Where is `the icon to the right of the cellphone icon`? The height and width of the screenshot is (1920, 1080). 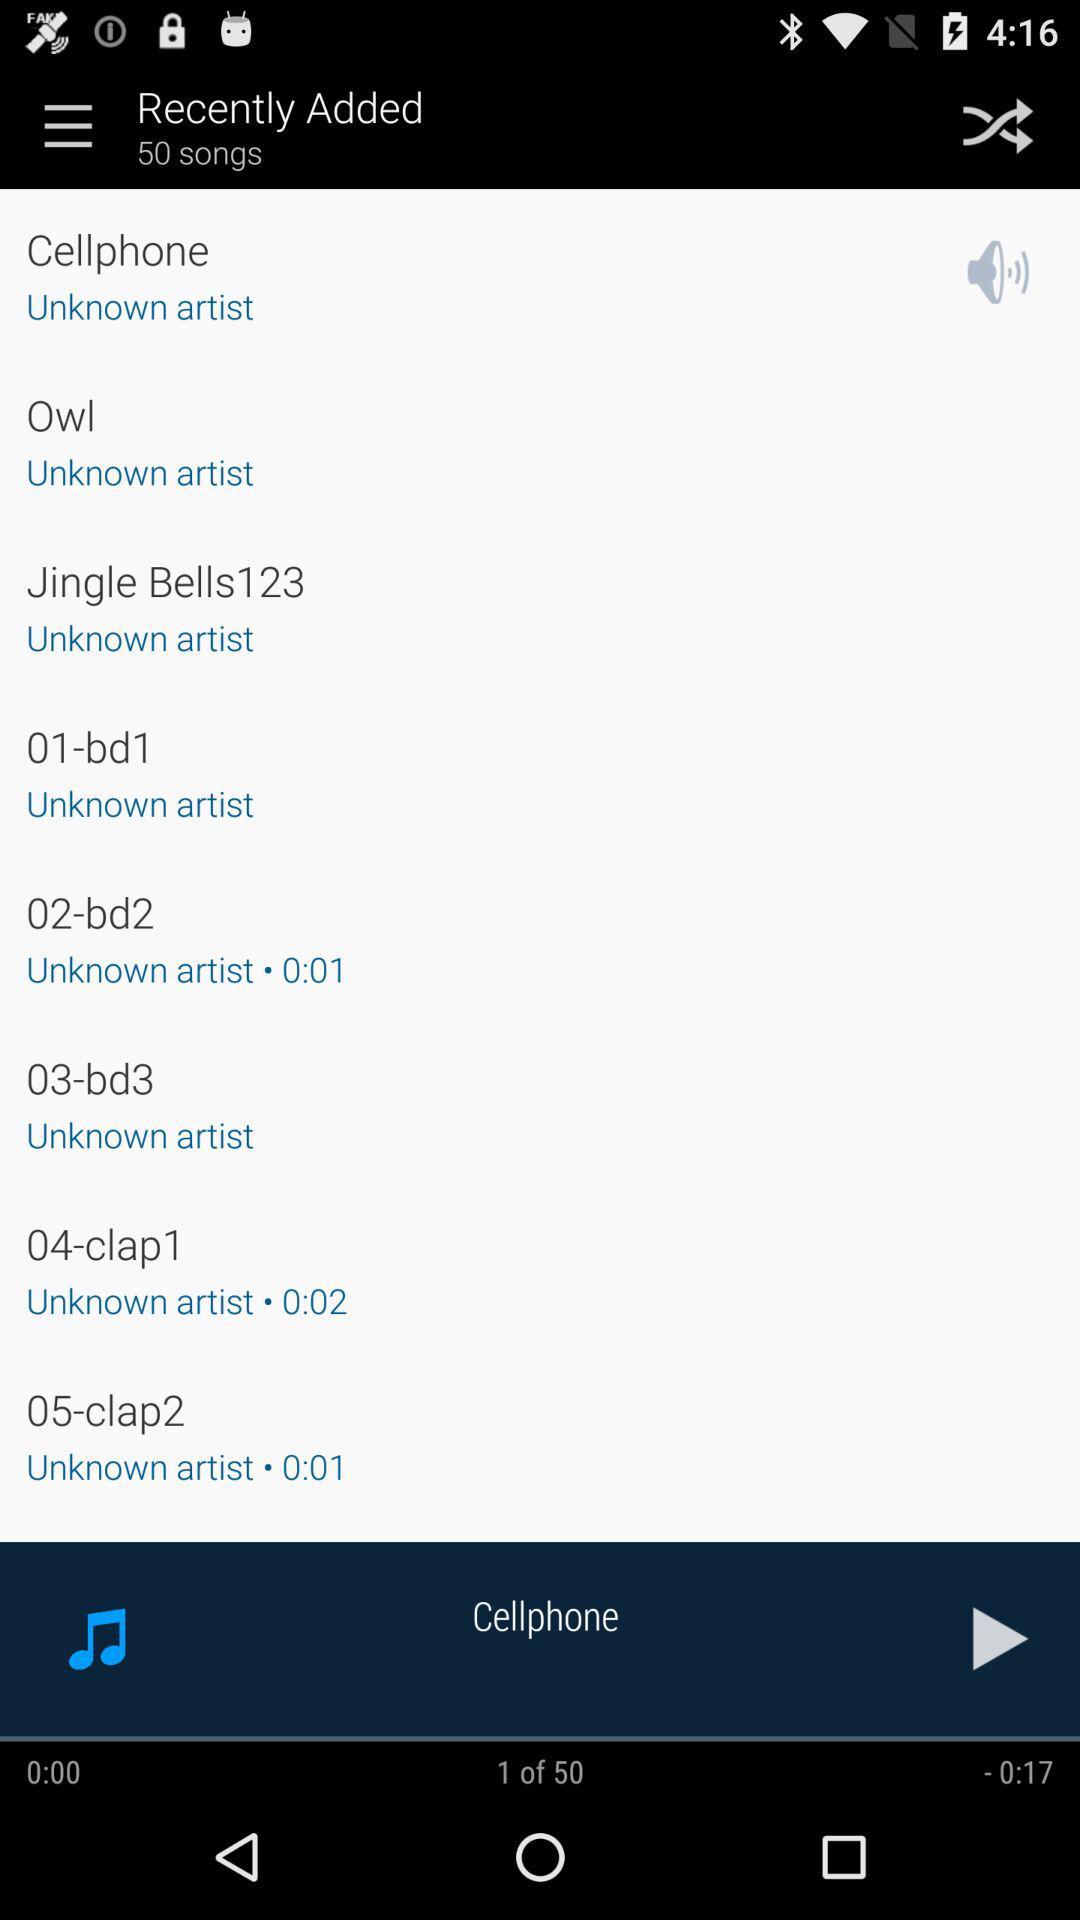
the icon to the right of the cellphone icon is located at coordinates (1001, 1638).